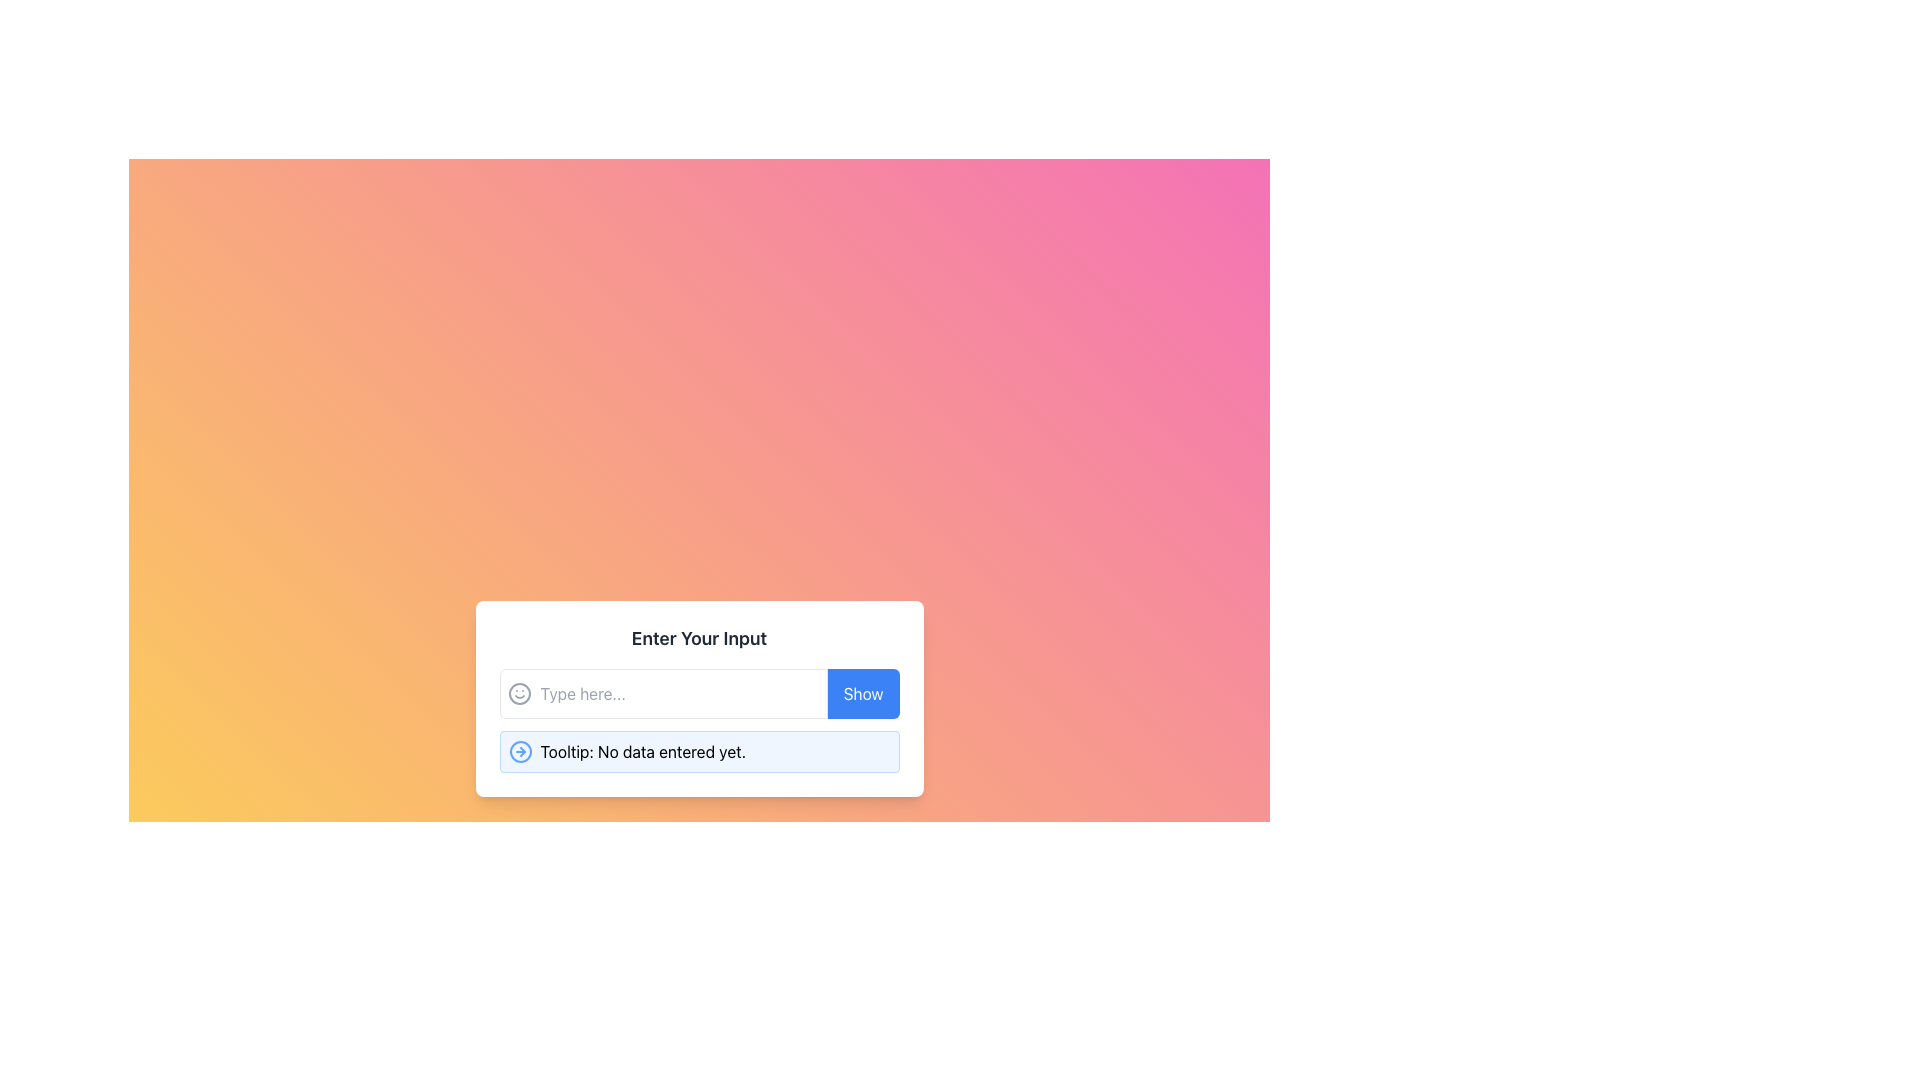 This screenshot has width=1920, height=1080. Describe the element at coordinates (520, 752) in the screenshot. I see `the arrow icon located to the left of the text 'Tooltip: No data entered yet.' which serves as a navigational aid indicating direction to the right` at that location.